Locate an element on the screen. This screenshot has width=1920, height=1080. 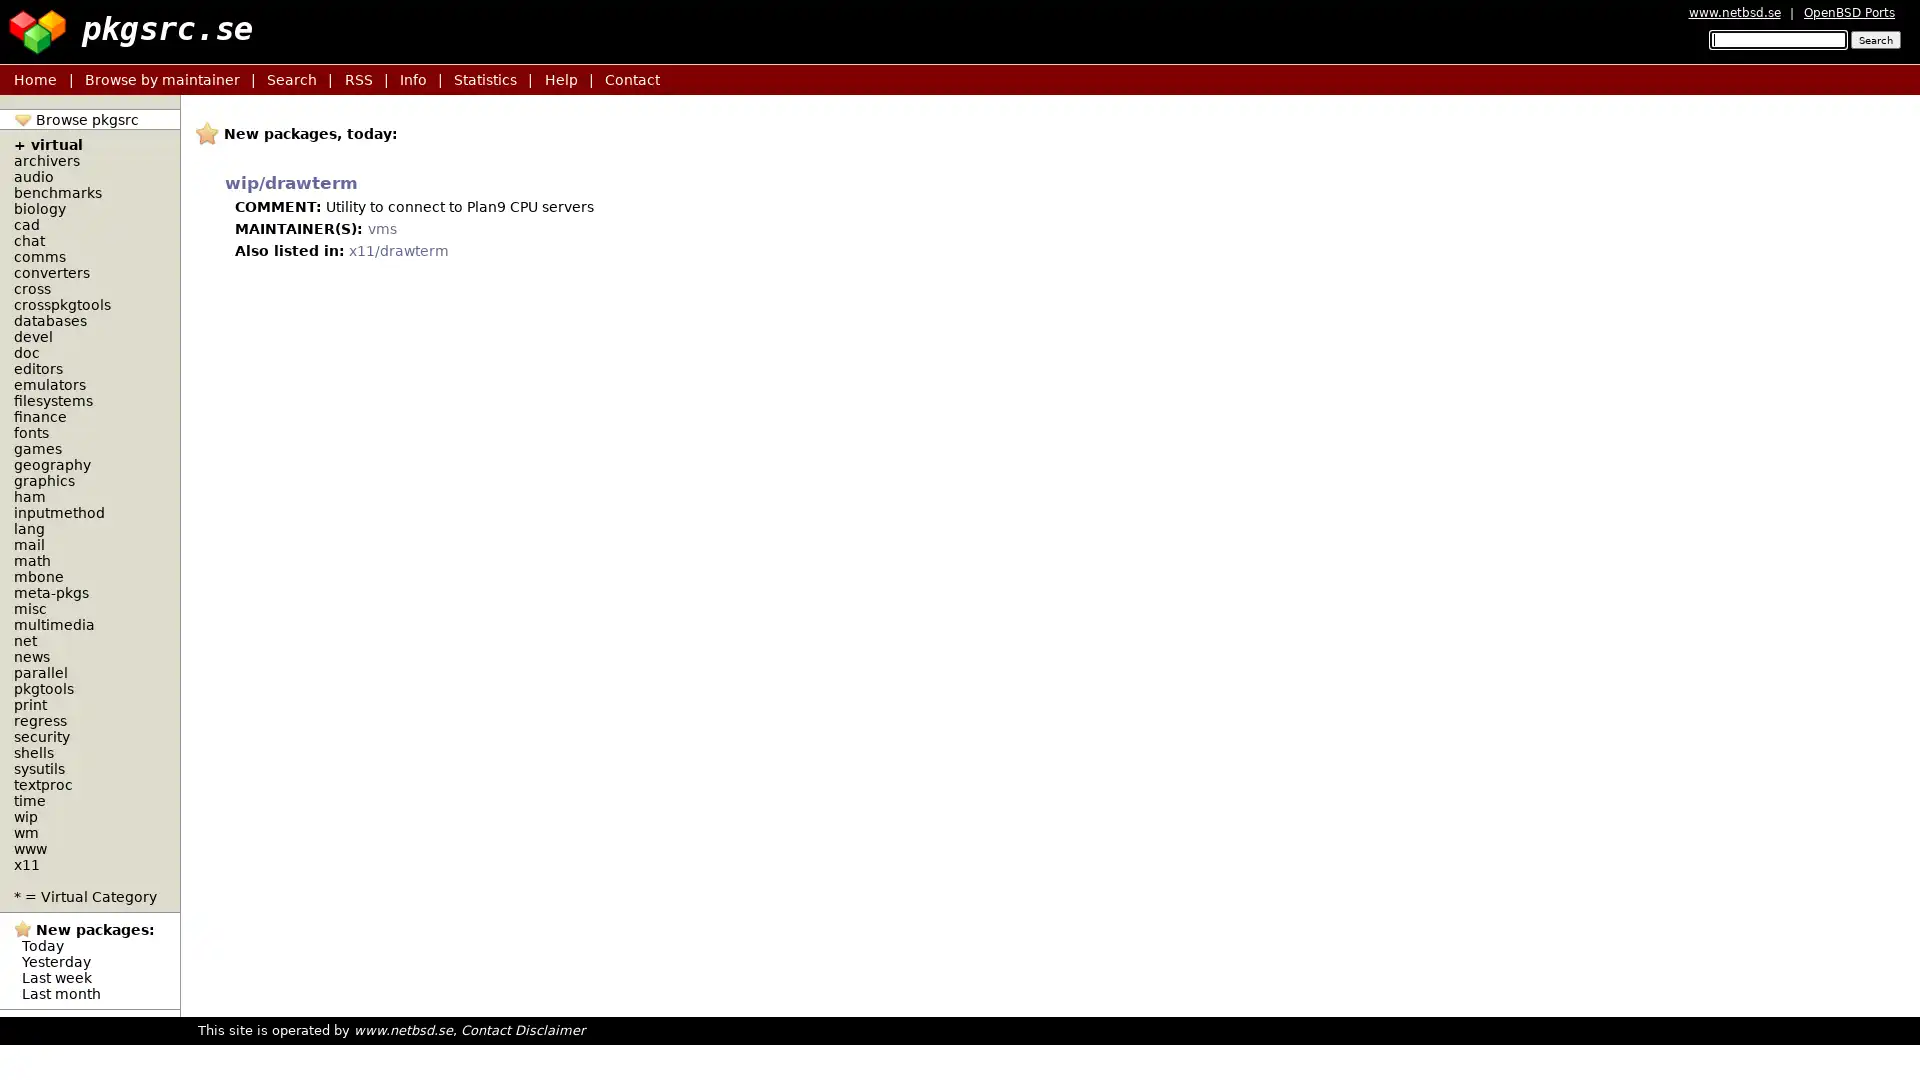
Search is located at coordinates (1874, 39).